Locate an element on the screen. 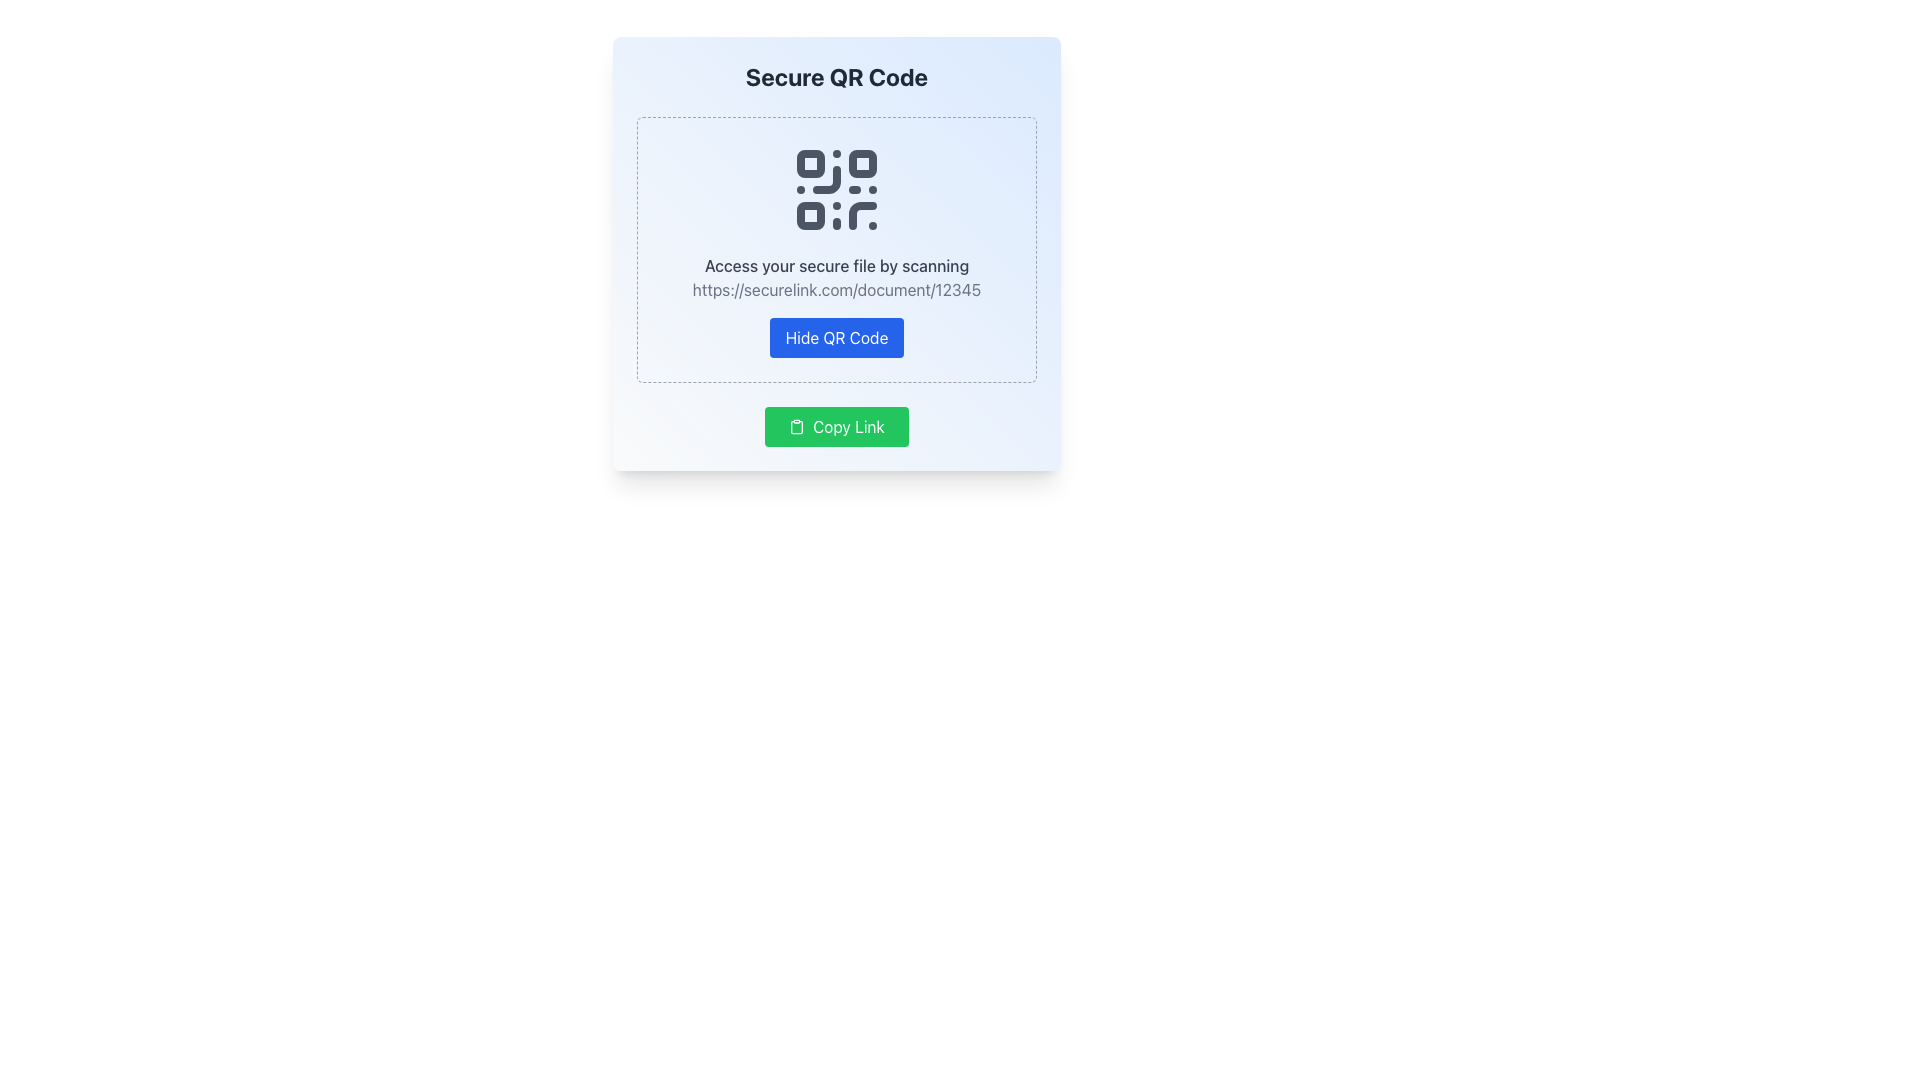 The image size is (1920, 1080). the QR Code image located in the upper section of the central card layout, positioned above the text 'Access your secure file by scanning' and below the heading 'Secure QR Code' is located at coordinates (836, 189).